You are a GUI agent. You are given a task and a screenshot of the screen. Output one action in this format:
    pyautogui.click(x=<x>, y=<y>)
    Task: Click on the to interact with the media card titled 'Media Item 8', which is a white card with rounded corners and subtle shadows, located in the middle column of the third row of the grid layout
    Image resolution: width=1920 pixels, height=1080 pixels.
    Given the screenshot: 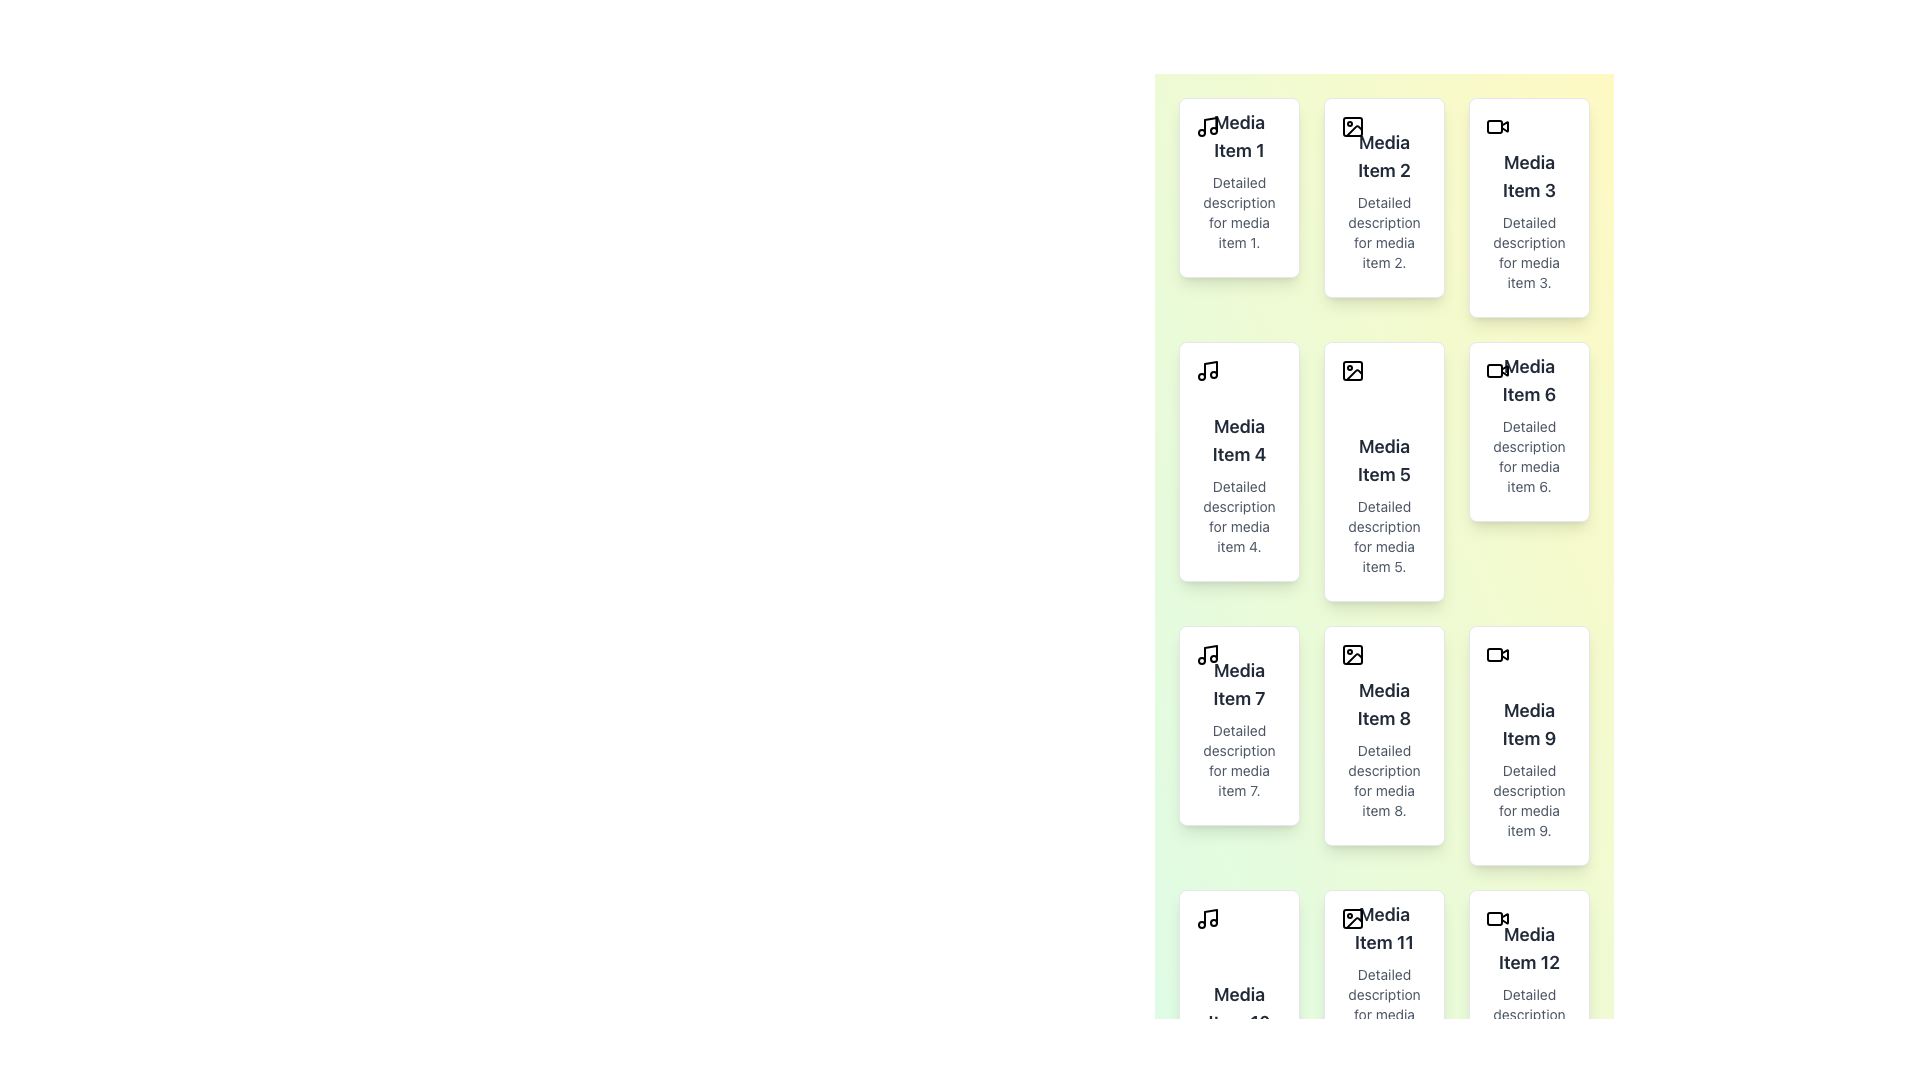 What is the action you would take?
    pyautogui.click(x=1383, y=736)
    